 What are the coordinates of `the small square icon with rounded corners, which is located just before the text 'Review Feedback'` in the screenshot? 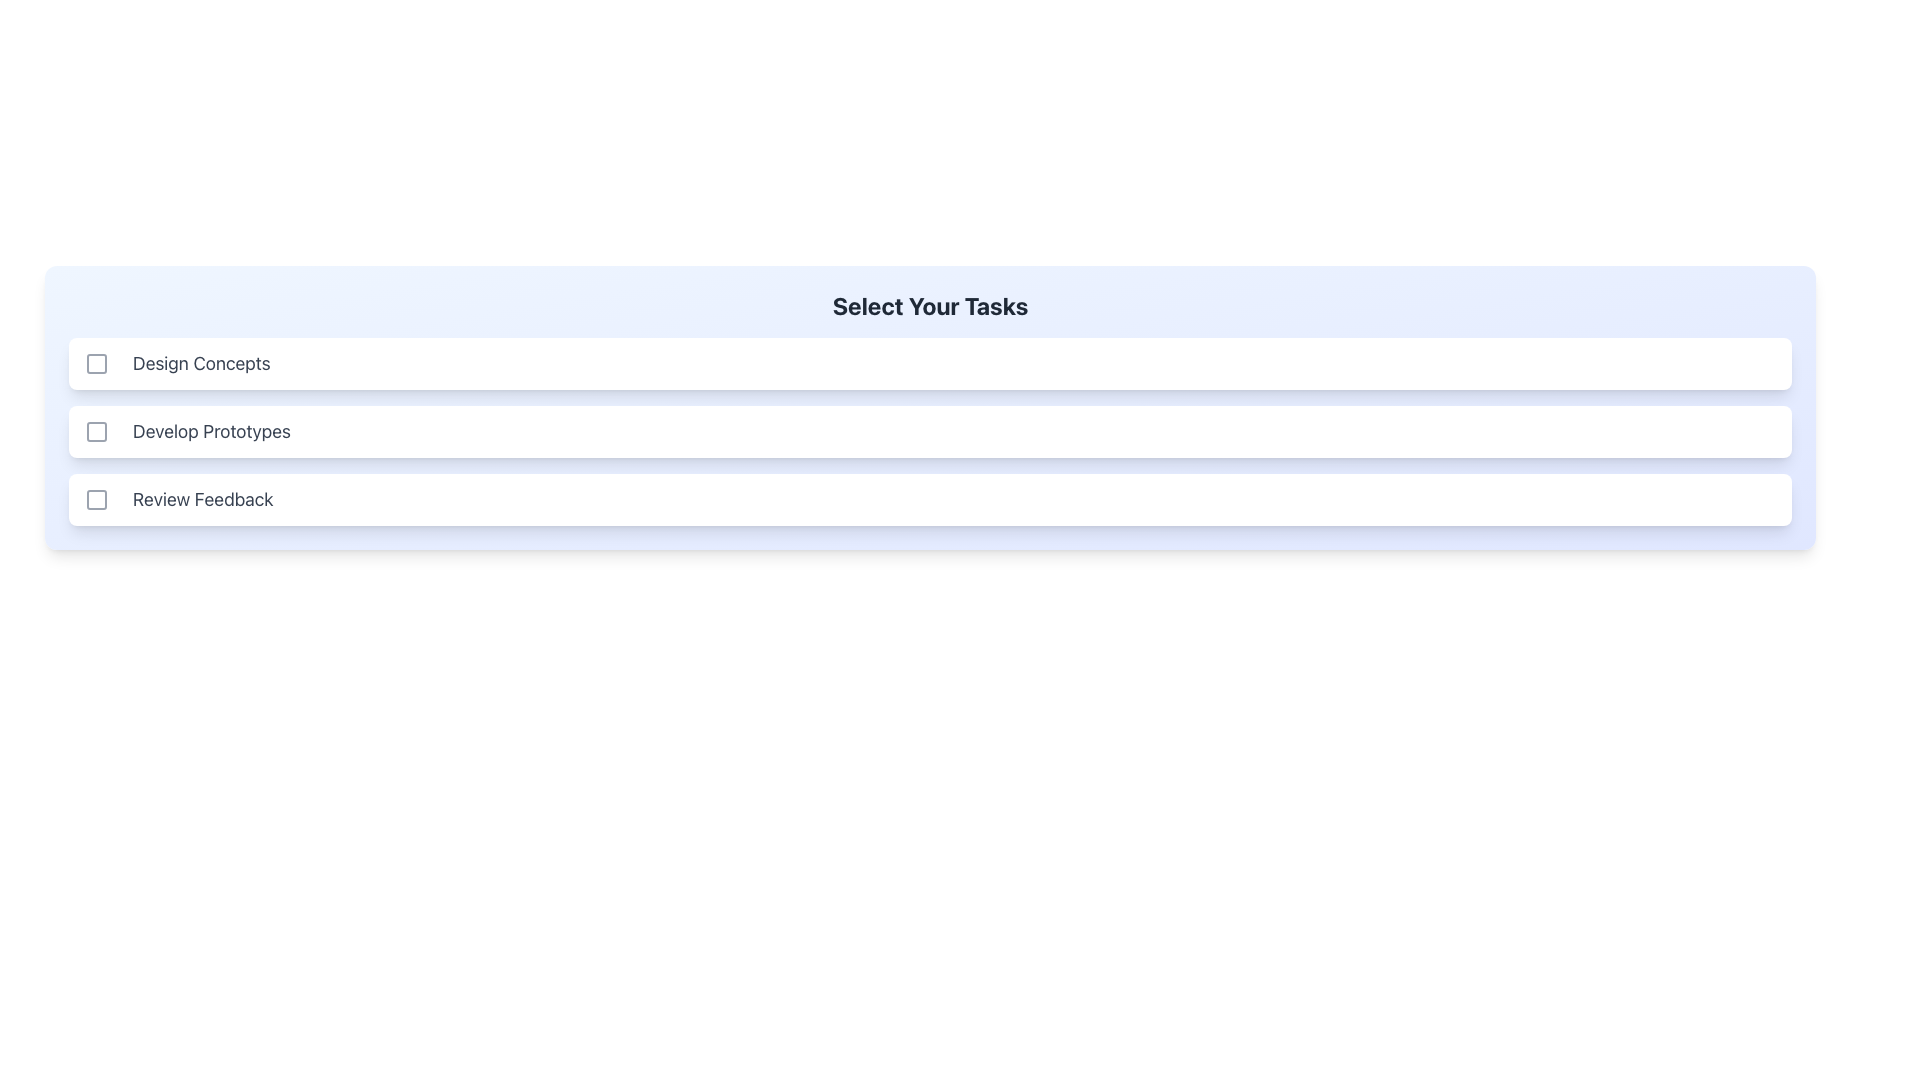 It's located at (95, 499).